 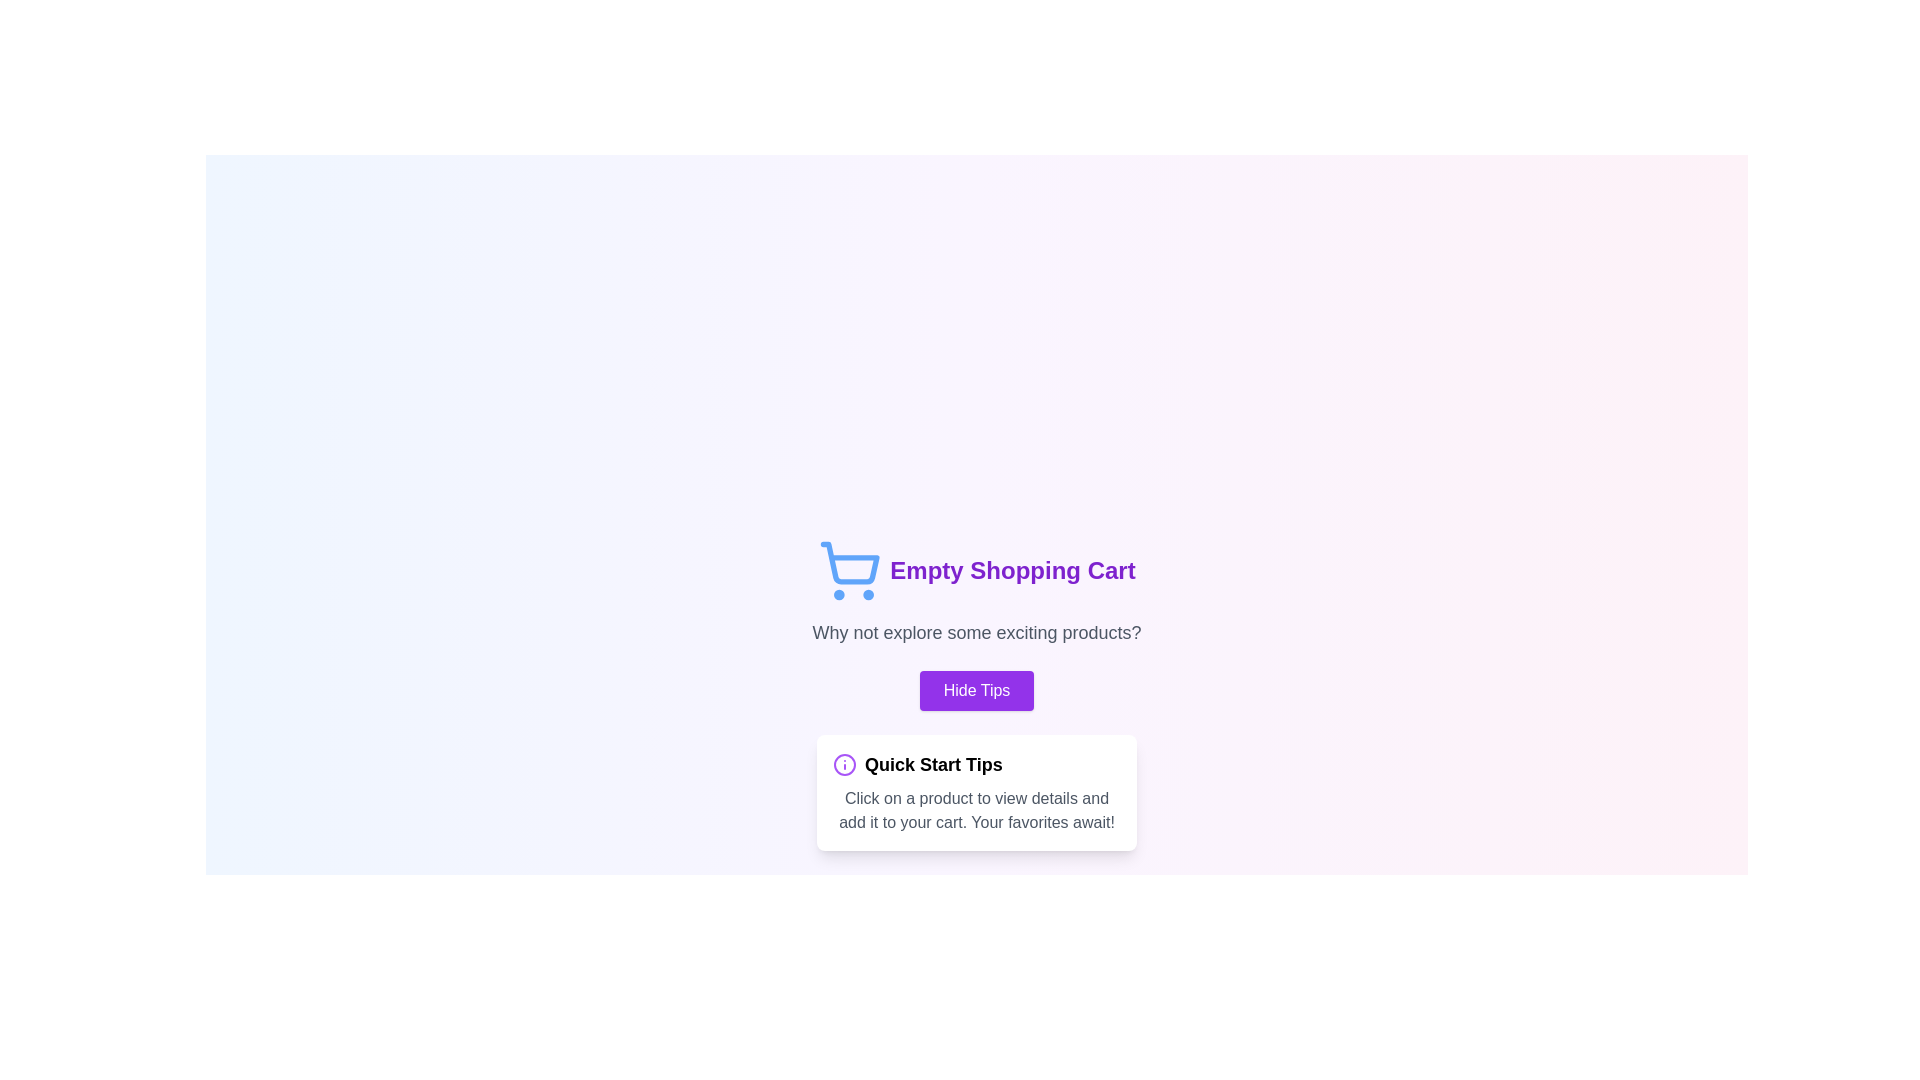 I want to click on the shopping cart icon, which is styled with a blue outline and positioned to the left of the 'Empty Shopping Cart' text, so click(x=850, y=570).